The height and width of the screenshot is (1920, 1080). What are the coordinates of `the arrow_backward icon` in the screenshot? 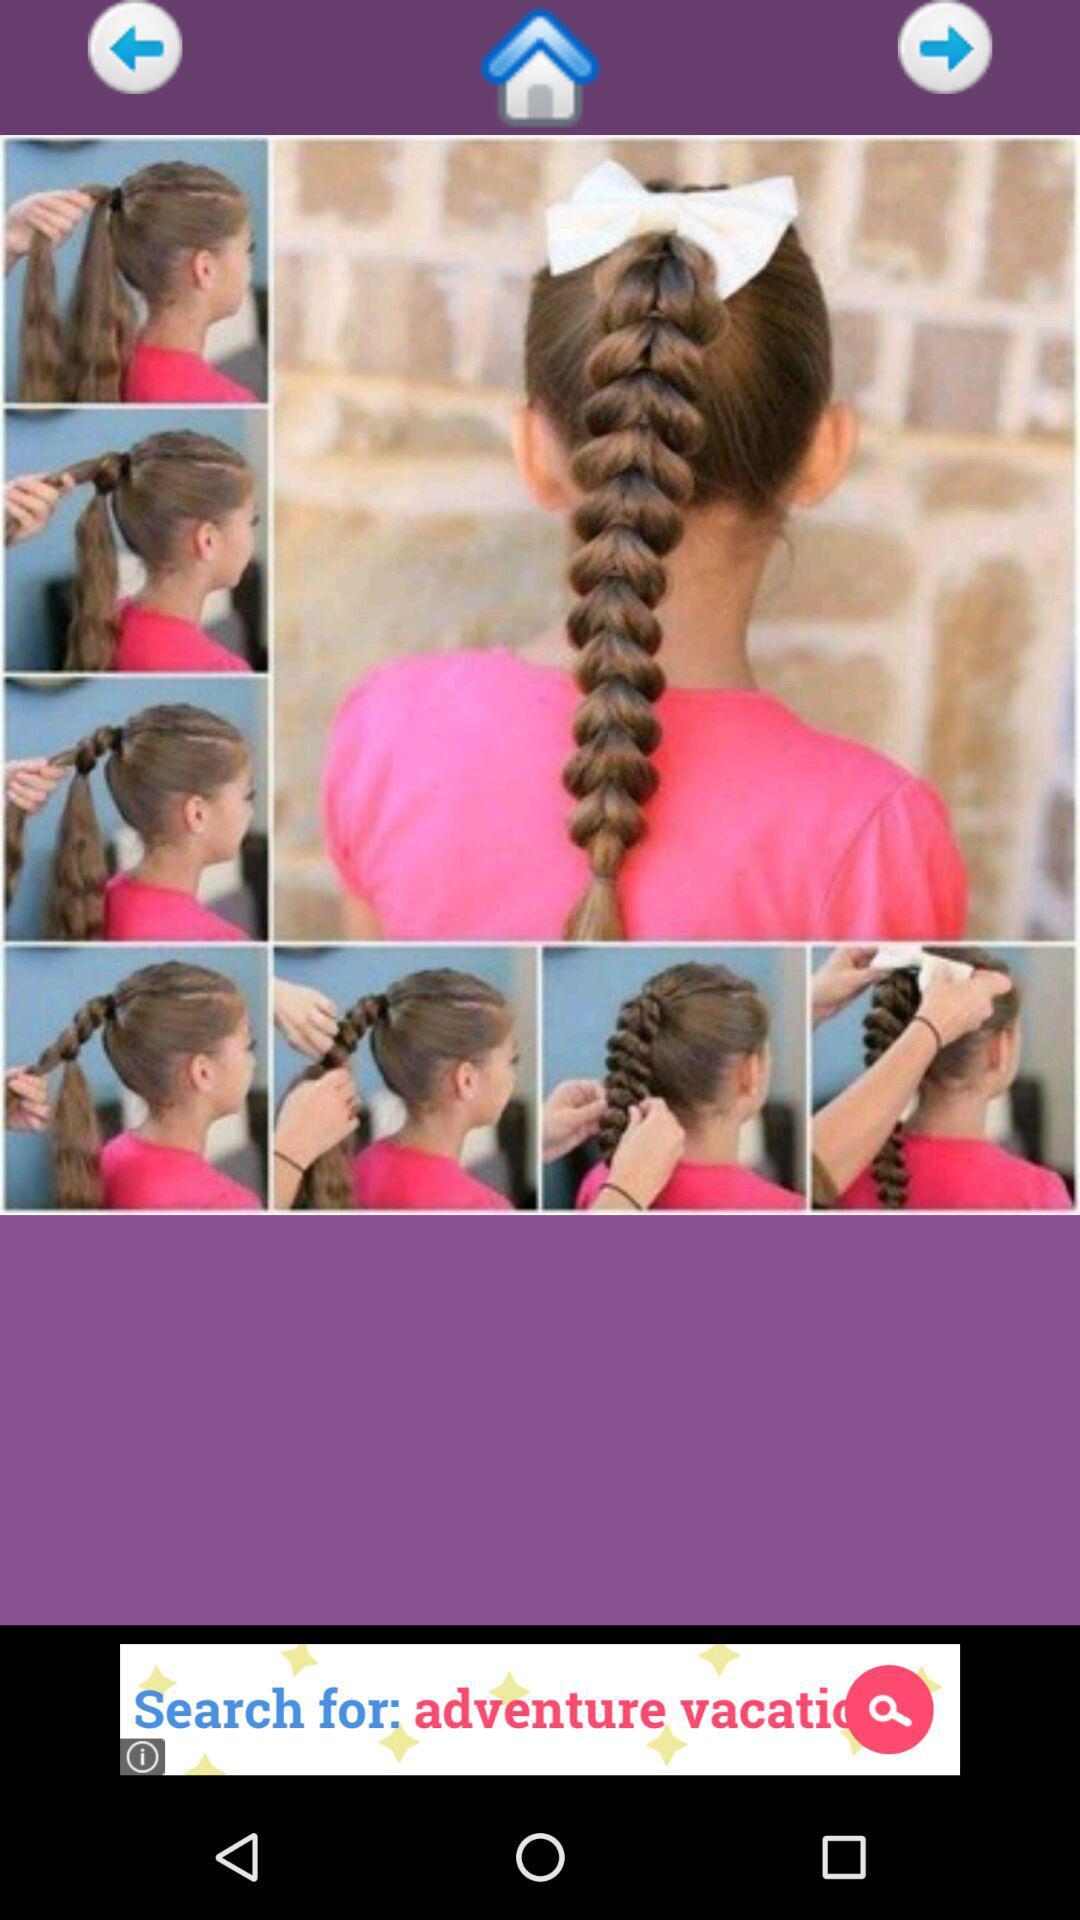 It's located at (135, 50).